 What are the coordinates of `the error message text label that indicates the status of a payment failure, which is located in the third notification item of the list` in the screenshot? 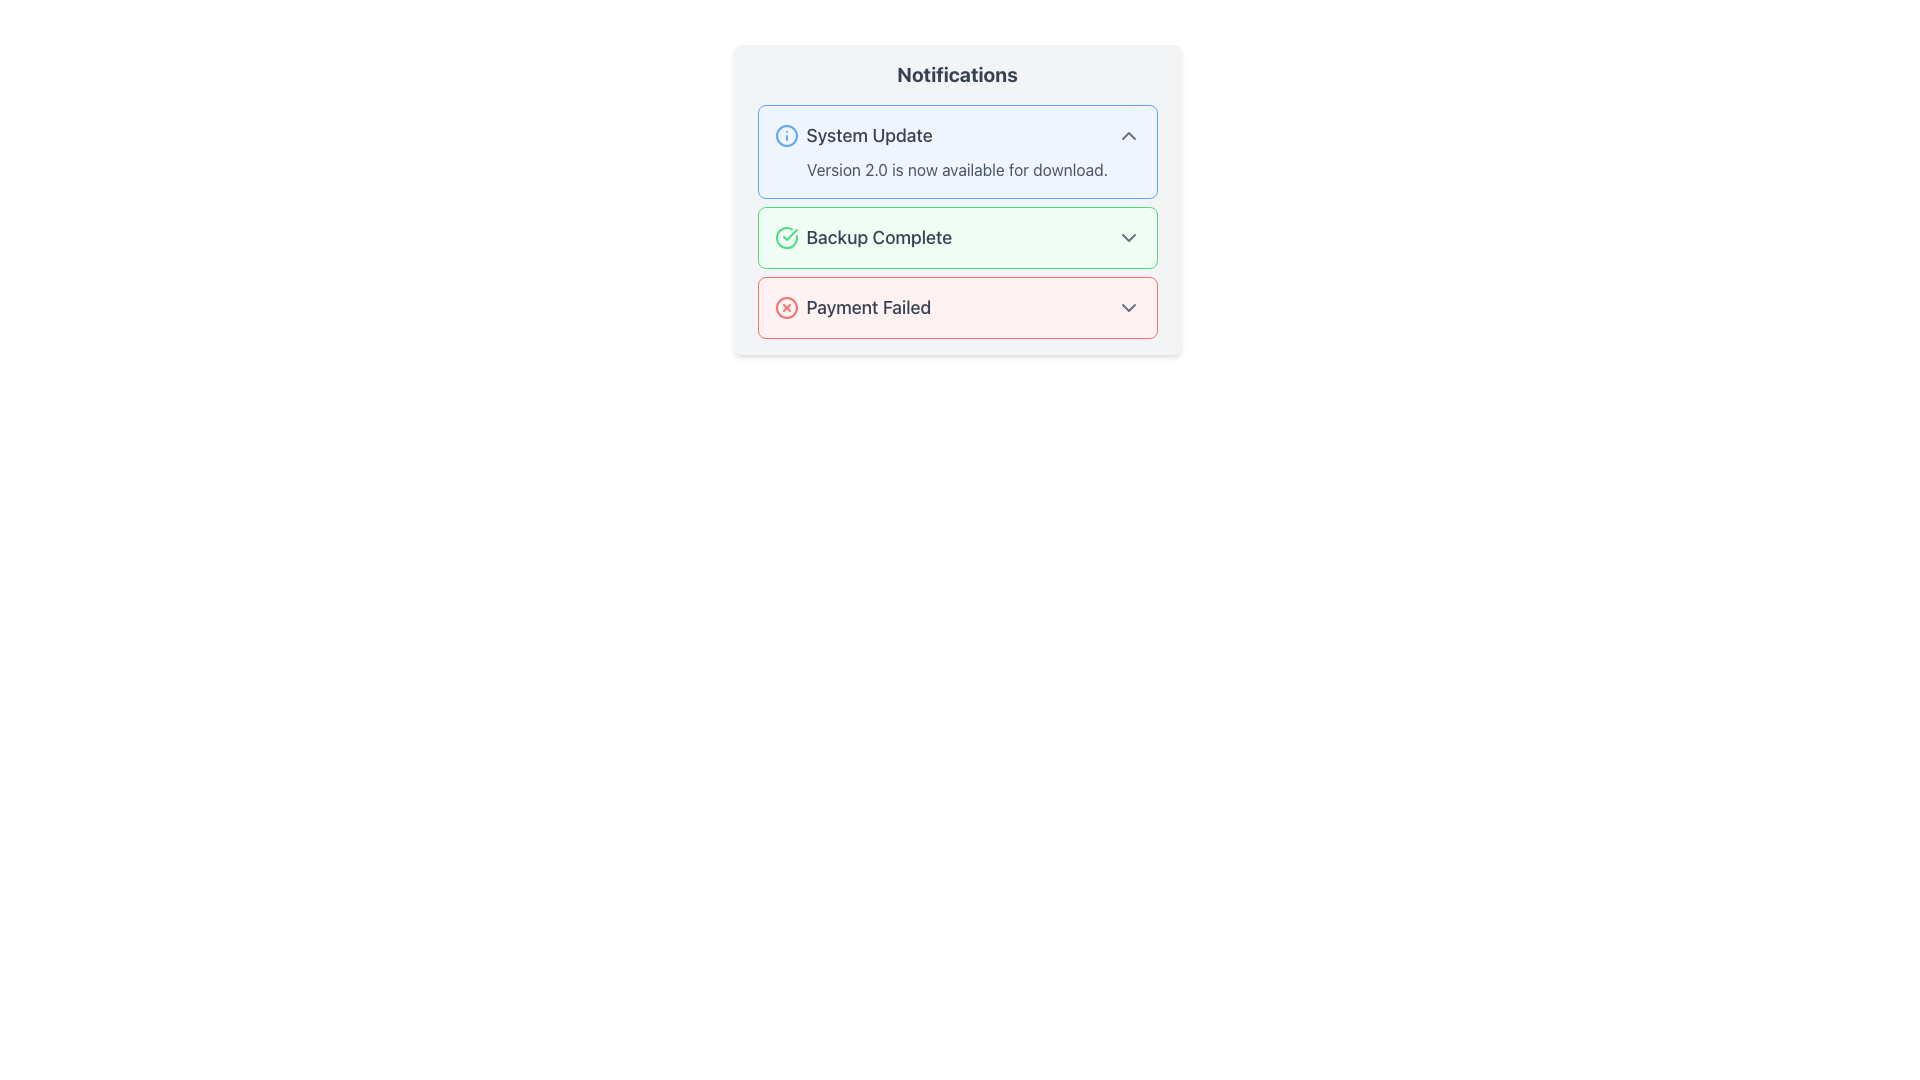 It's located at (852, 308).